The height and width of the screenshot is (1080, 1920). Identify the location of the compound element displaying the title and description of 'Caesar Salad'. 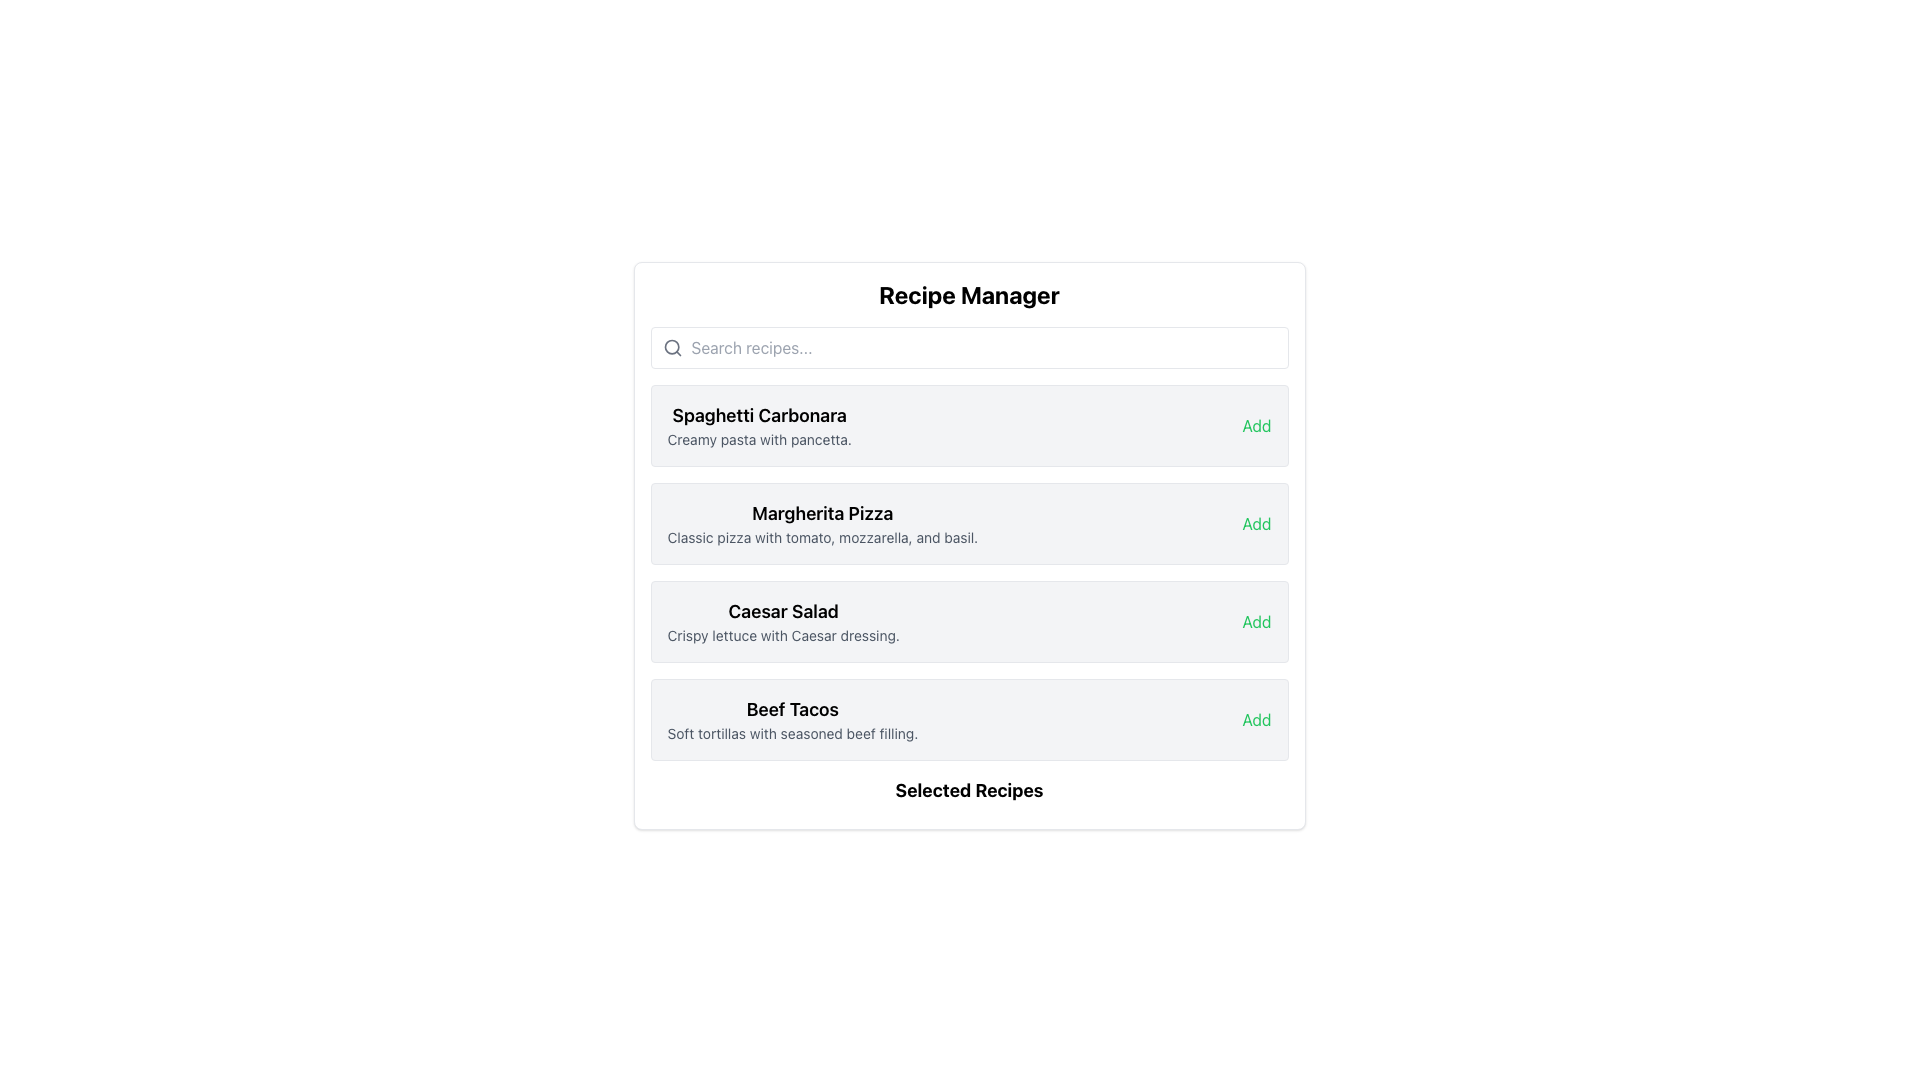
(969, 620).